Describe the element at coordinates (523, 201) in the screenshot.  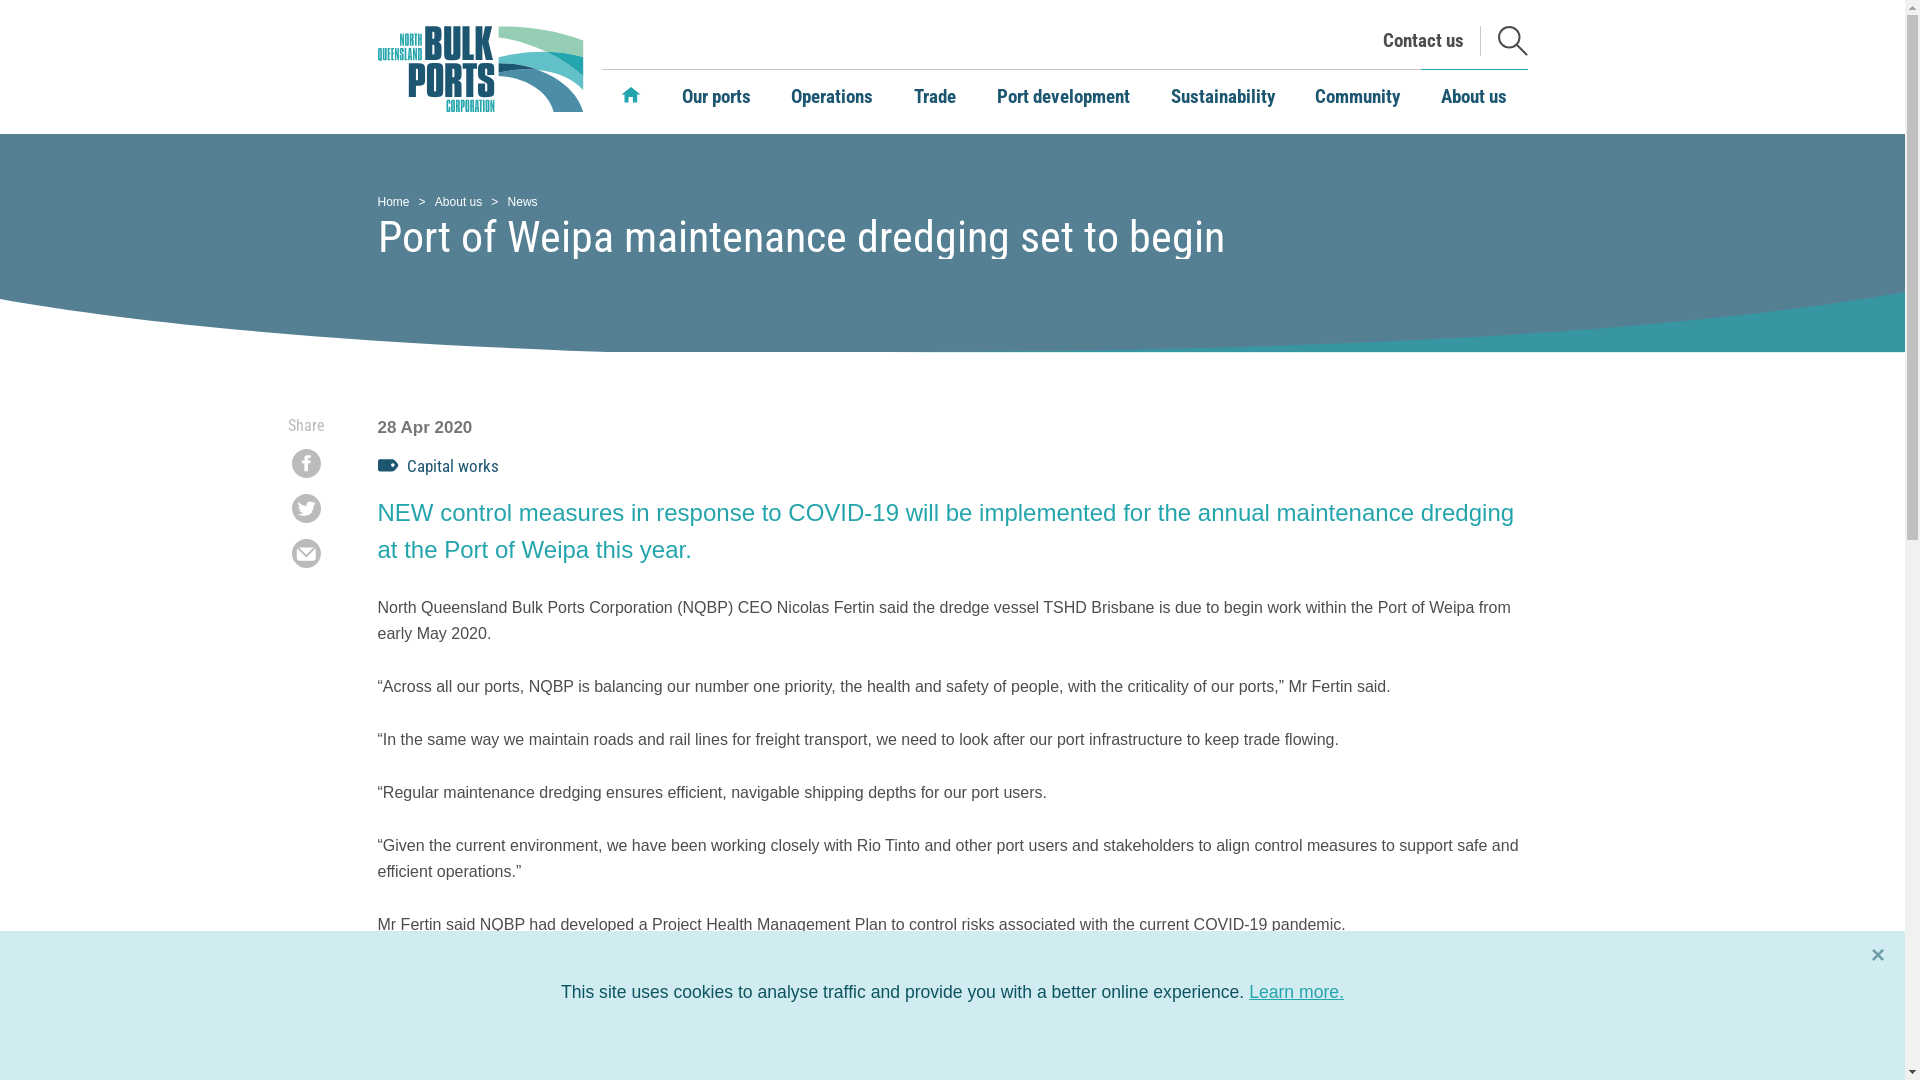
I see `'News'` at that location.